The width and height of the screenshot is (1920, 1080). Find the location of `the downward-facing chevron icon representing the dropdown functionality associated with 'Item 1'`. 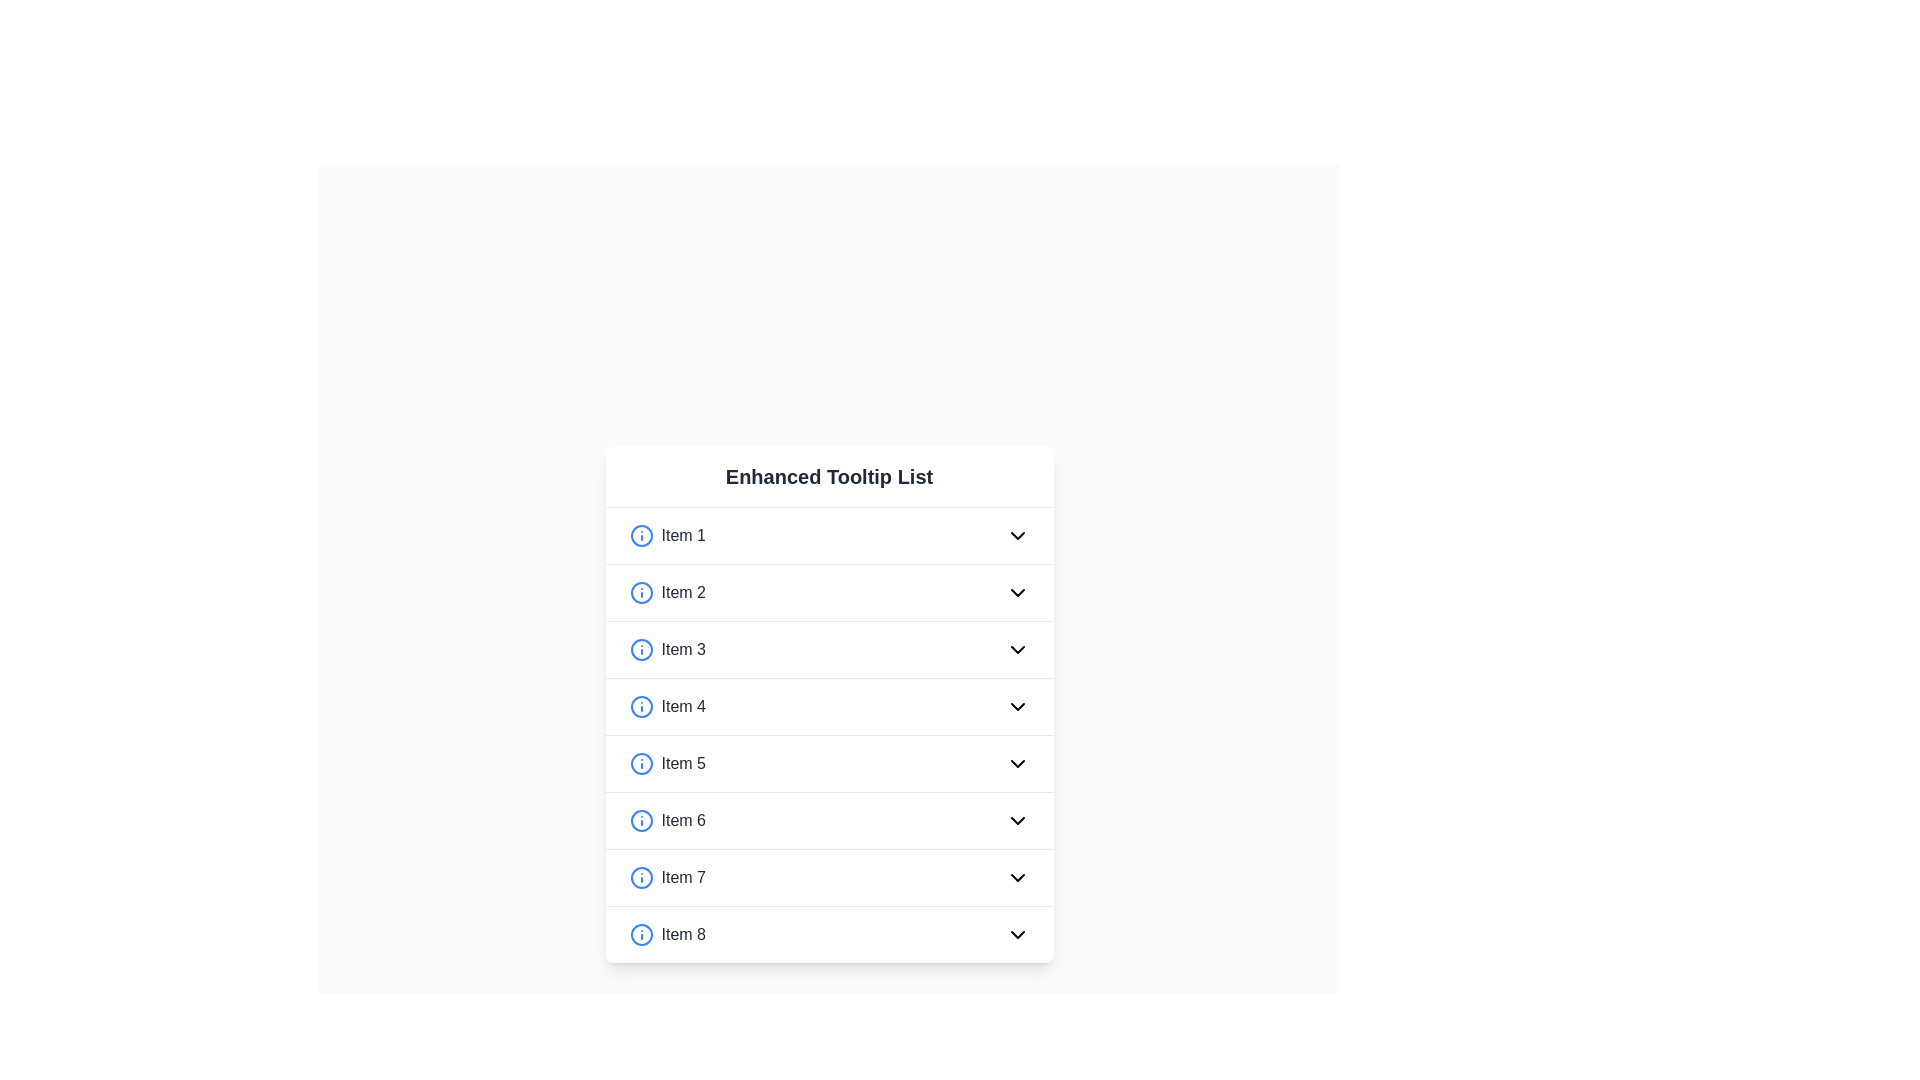

the downward-facing chevron icon representing the dropdown functionality associated with 'Item 1' is located at coordinates (1017, 535).